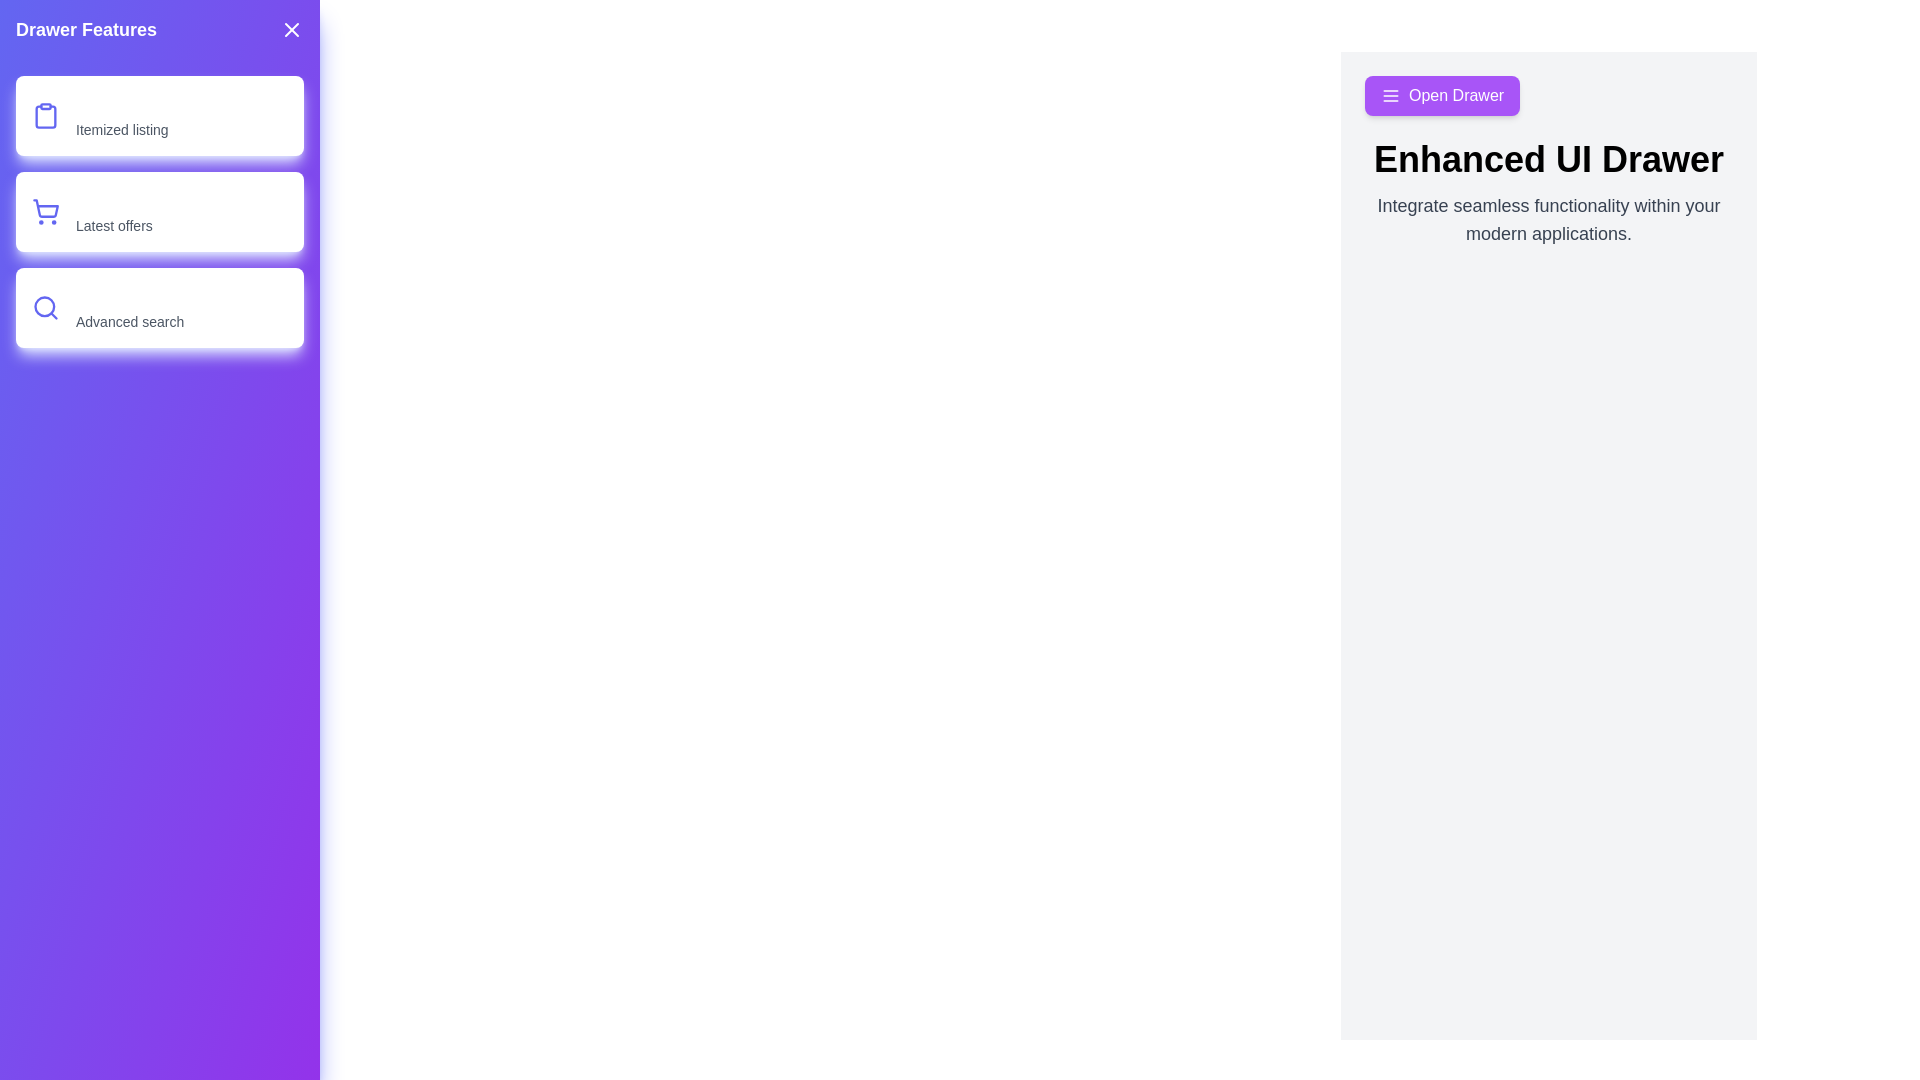 Image resolution: width=1920 pixels, height=1080 pixels. What do you see at coordinates (1441, 96) in the screenshot?
I see `the 'Open Drawer' button to open the drawer` at bounding box center [1441, 96].